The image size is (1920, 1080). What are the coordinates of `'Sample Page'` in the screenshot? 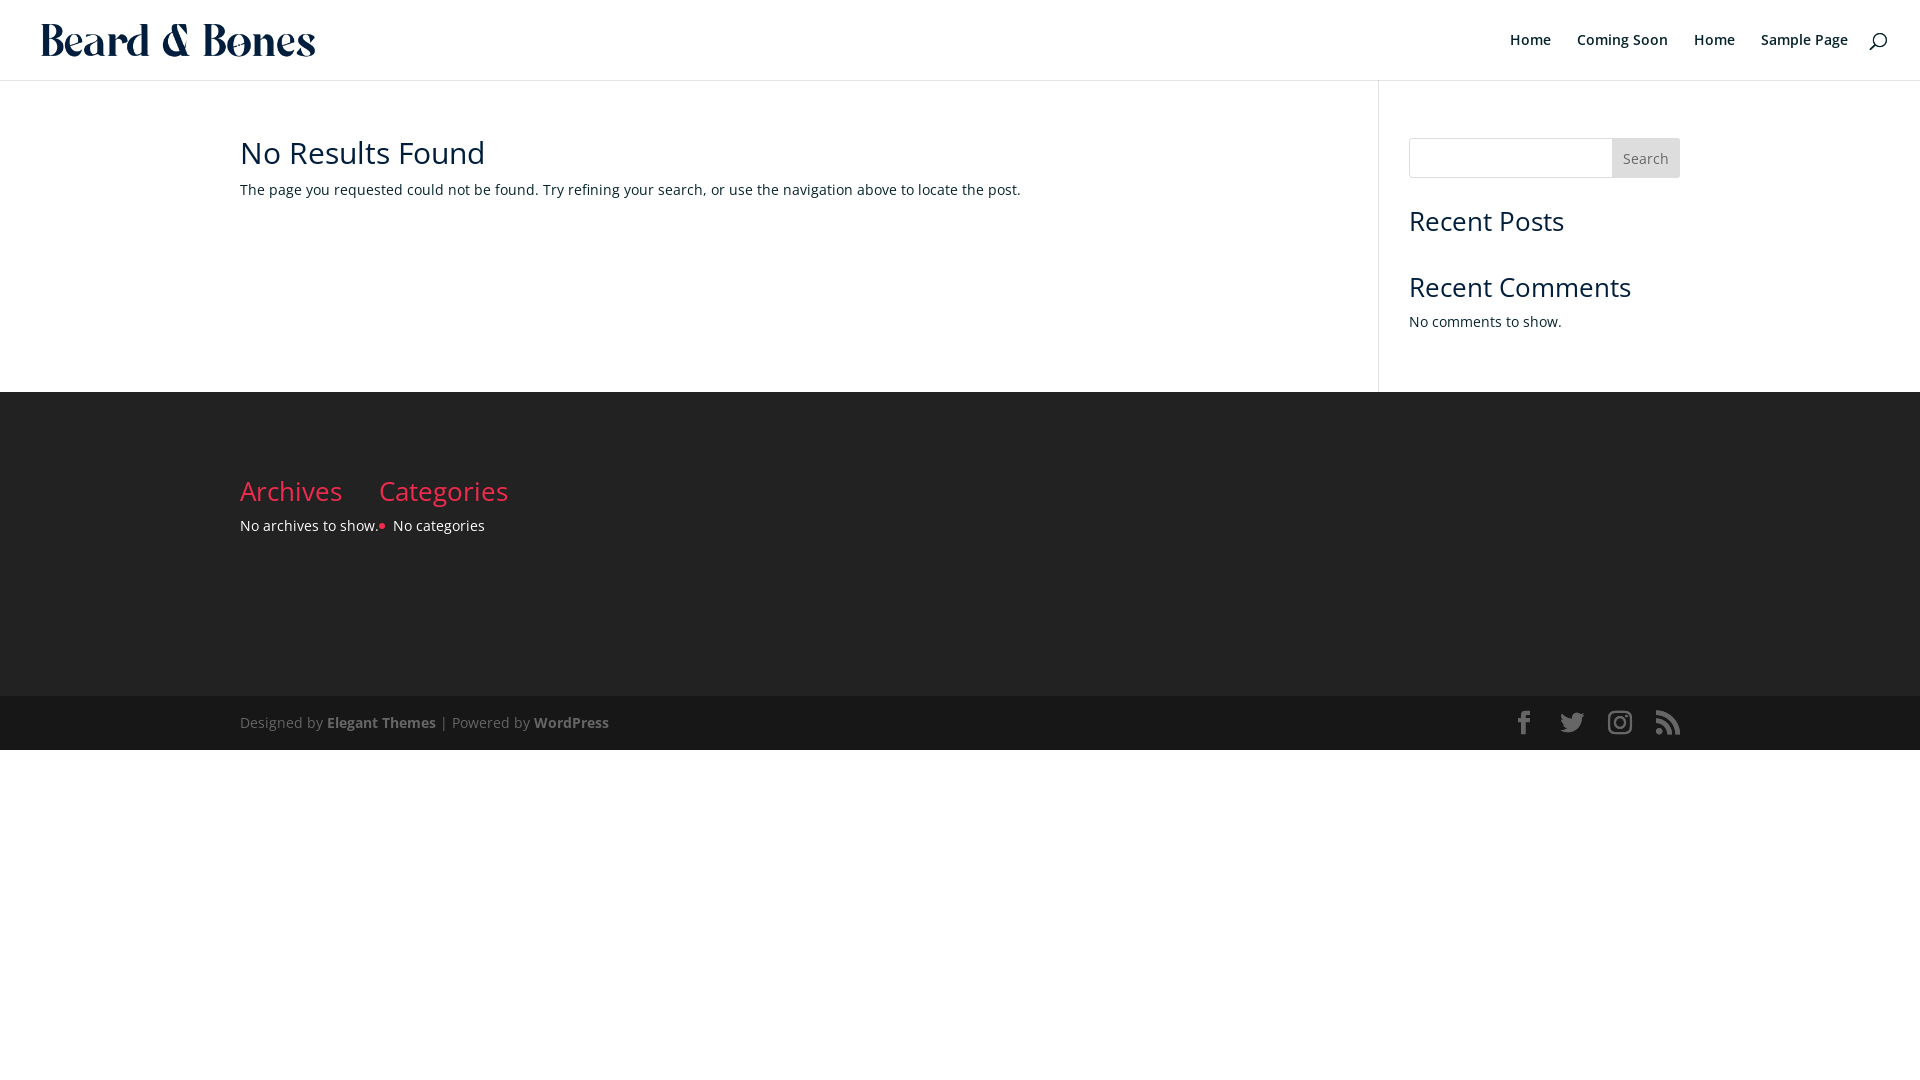 It's located at (1761, 55).